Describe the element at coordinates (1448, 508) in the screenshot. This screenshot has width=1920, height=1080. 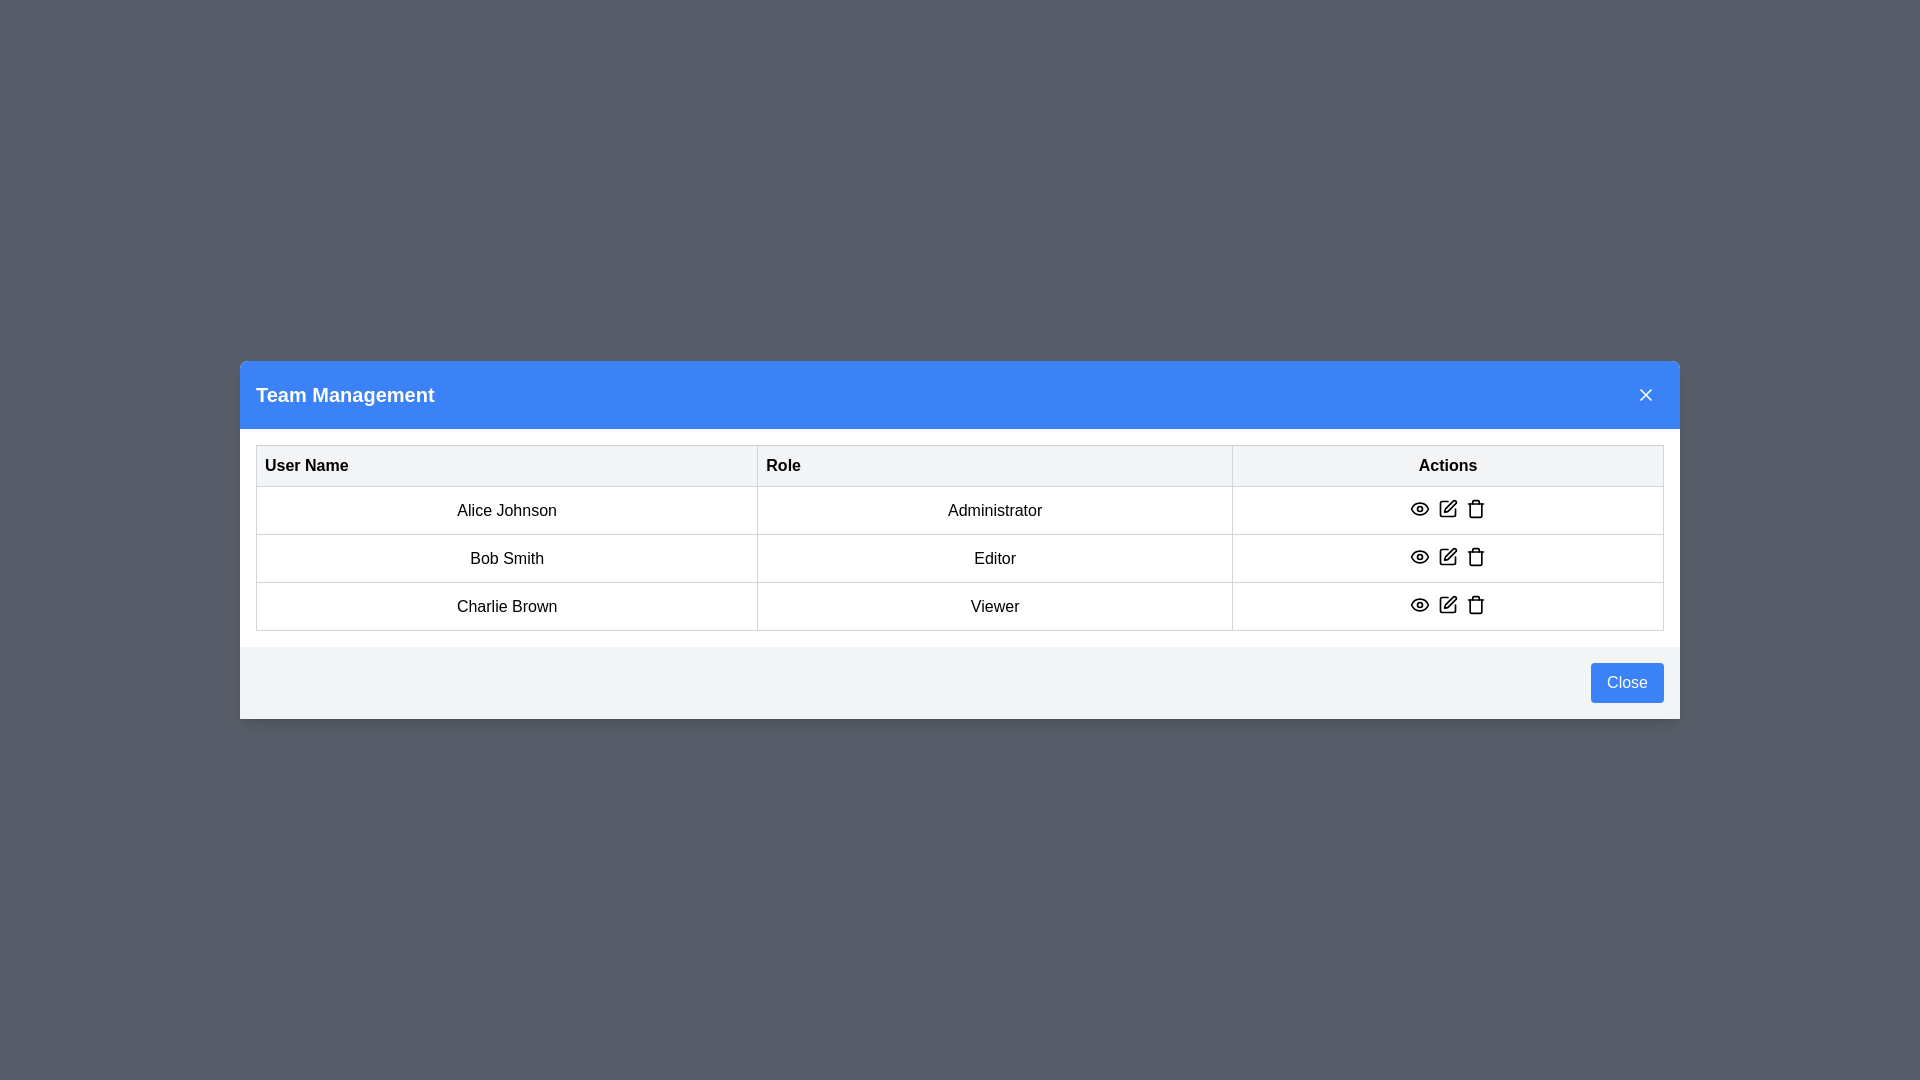
I see `the edit icon in the Actions column for the user 'Alice Johnson' to initiate editing` at that location.